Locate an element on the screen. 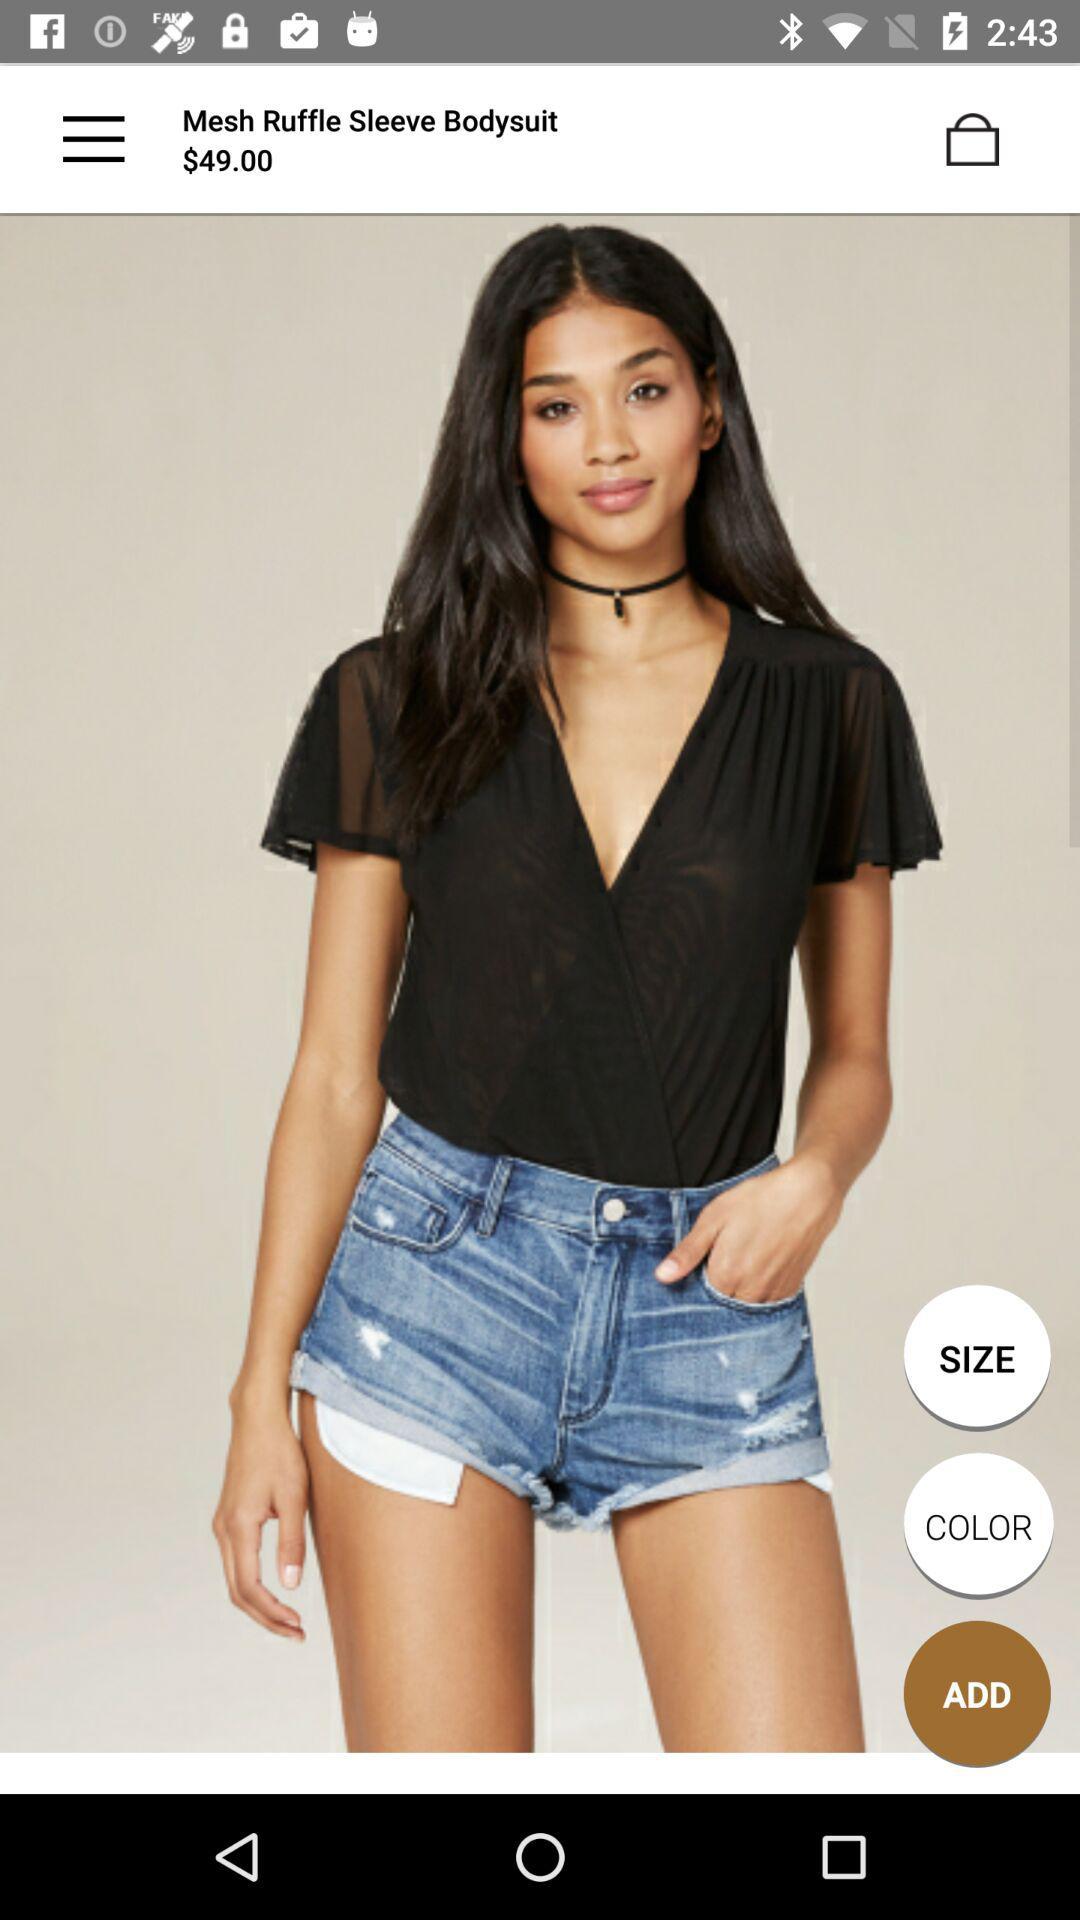 The image size is (1080, 1920). toggles a more option is located at coordinates (93, 138).